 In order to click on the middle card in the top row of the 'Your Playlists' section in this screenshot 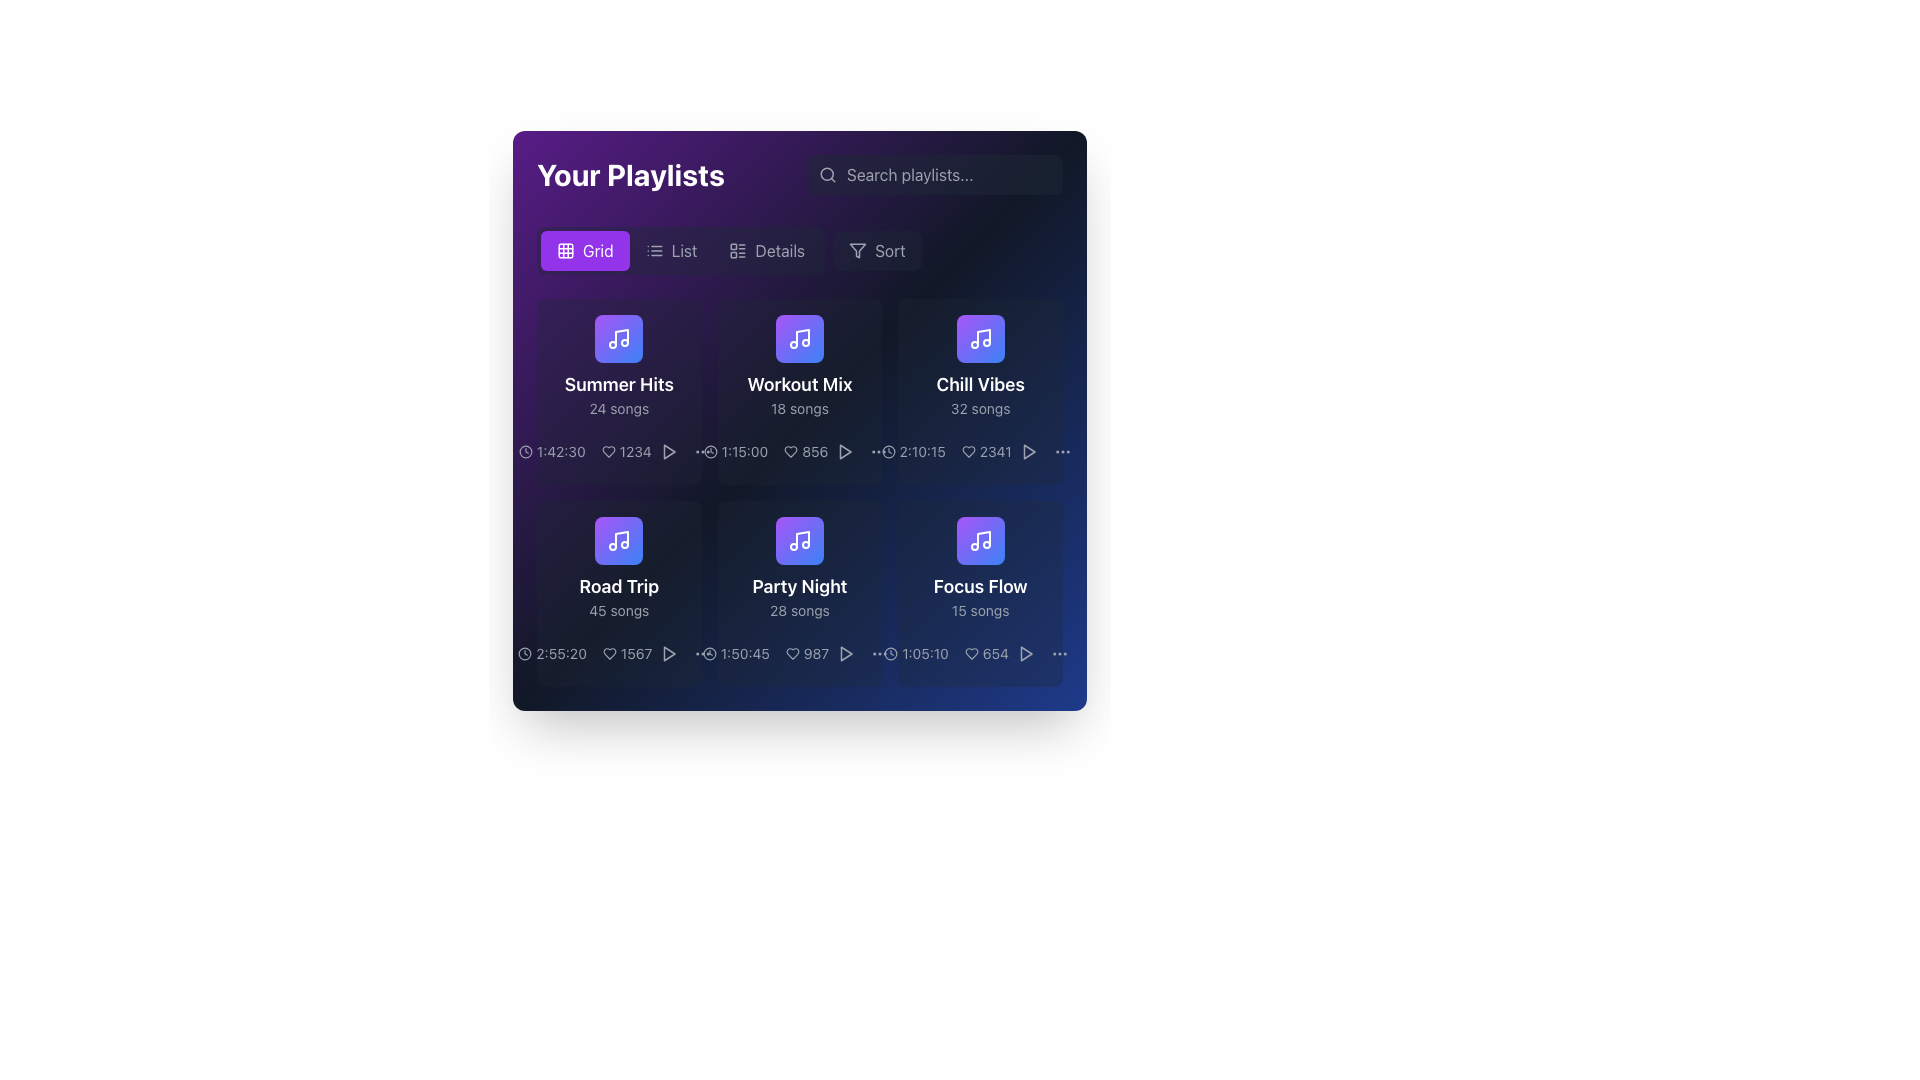, I will do `click(800, 392)`.